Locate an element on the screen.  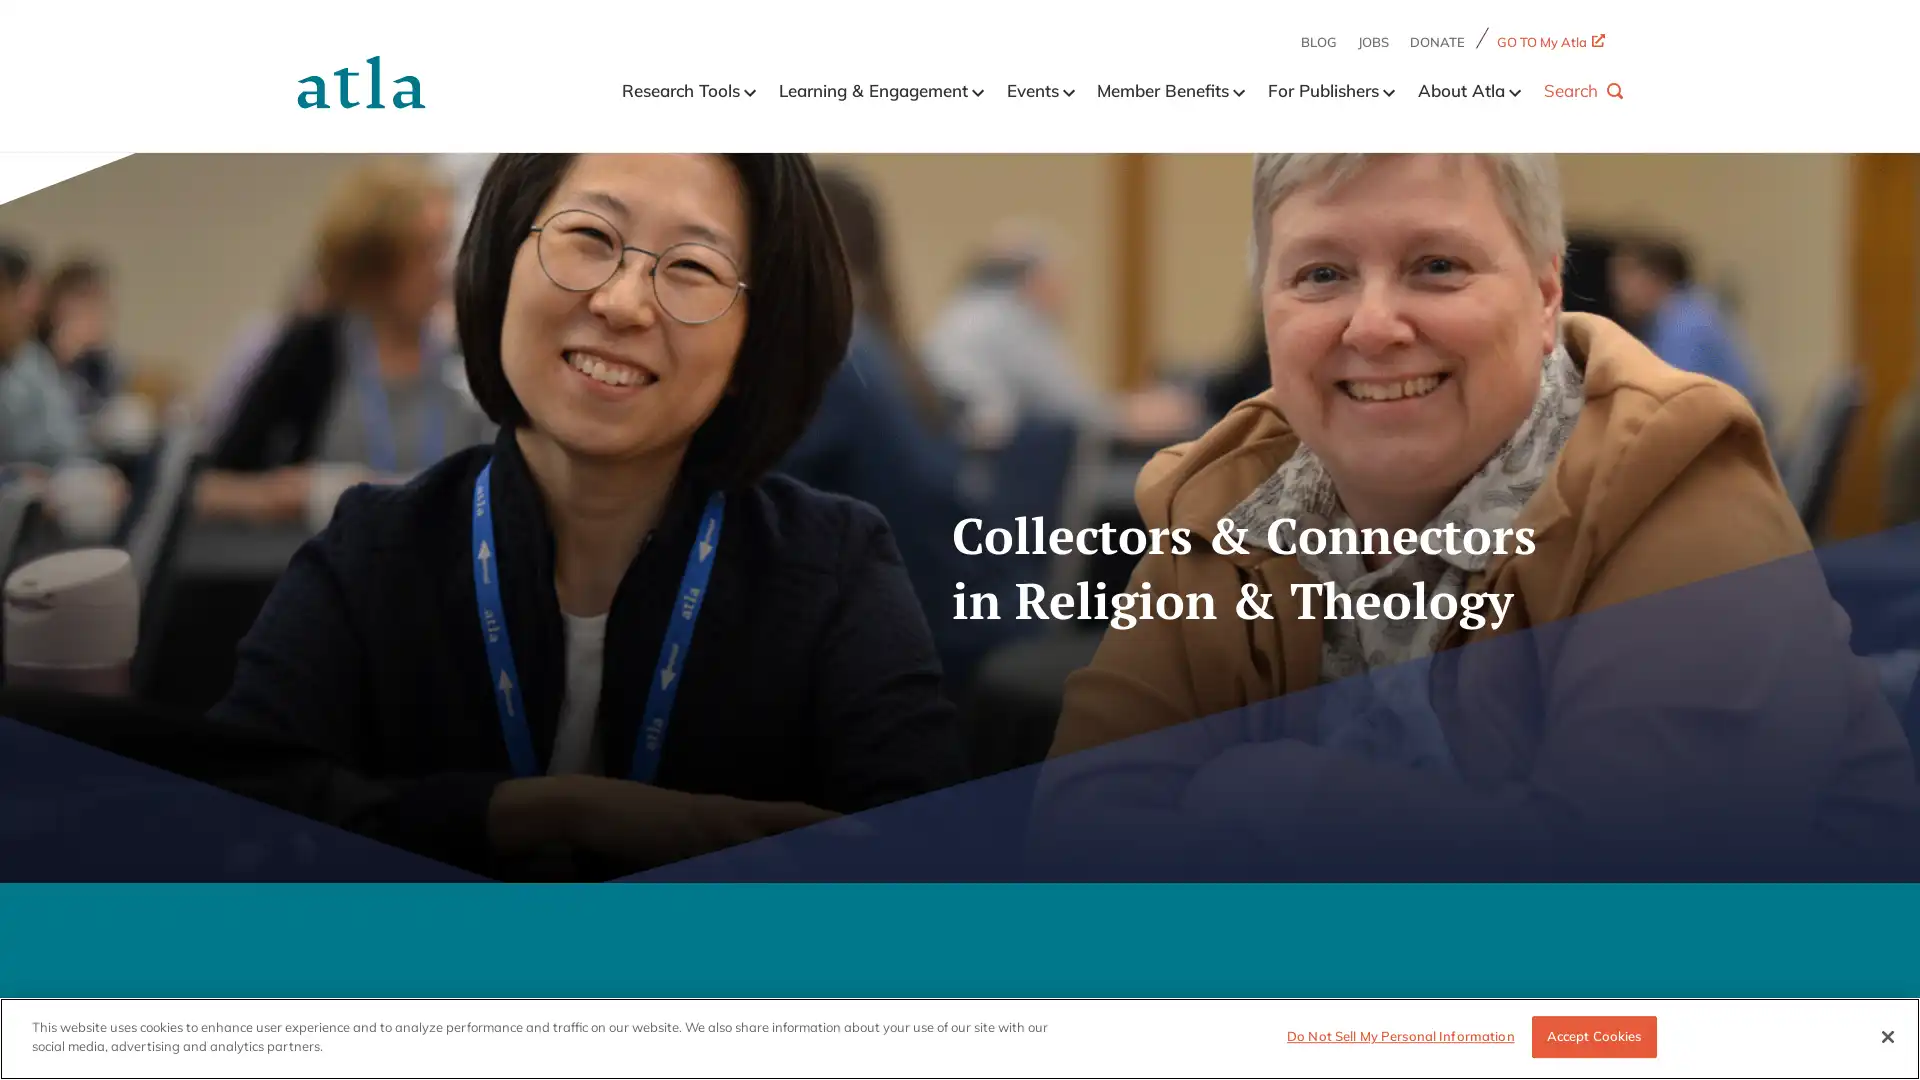
Close is located at coordinates (1886, 1035).